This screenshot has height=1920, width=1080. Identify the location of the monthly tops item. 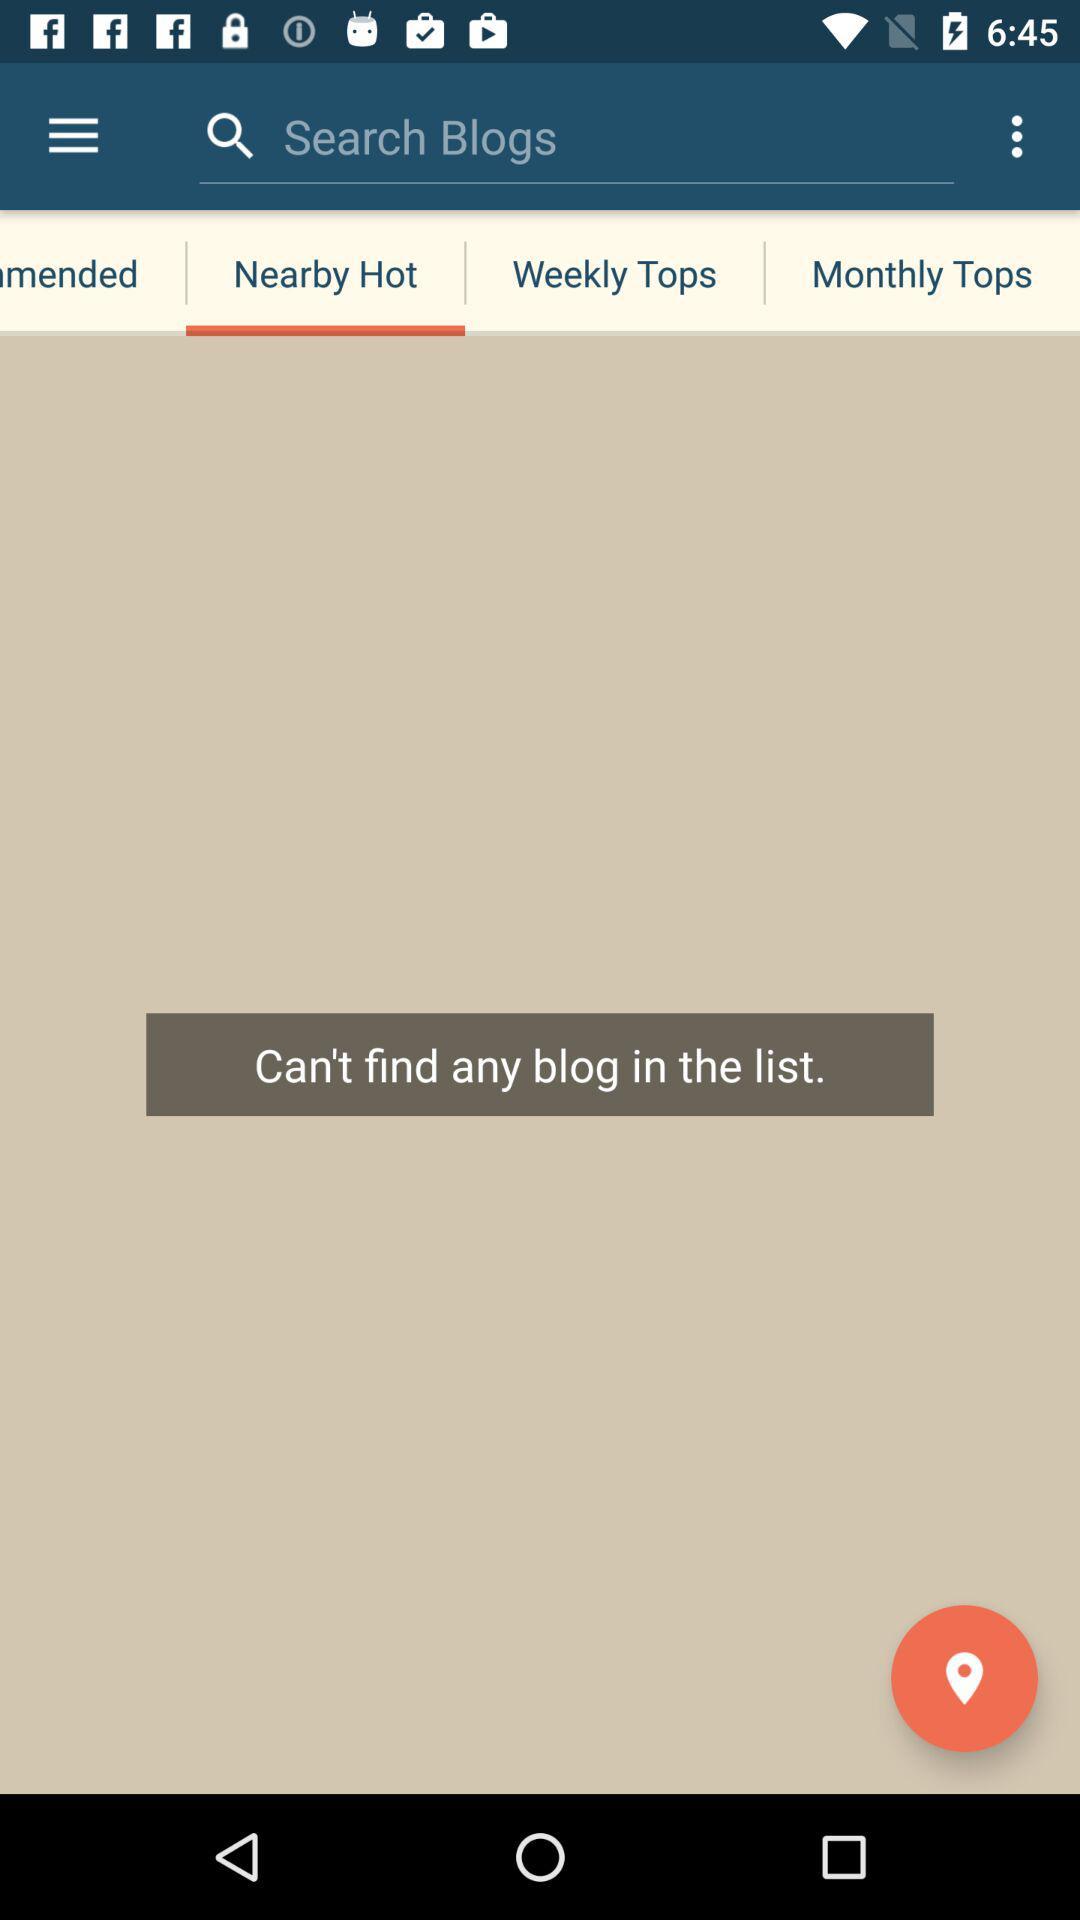
(922, 272).